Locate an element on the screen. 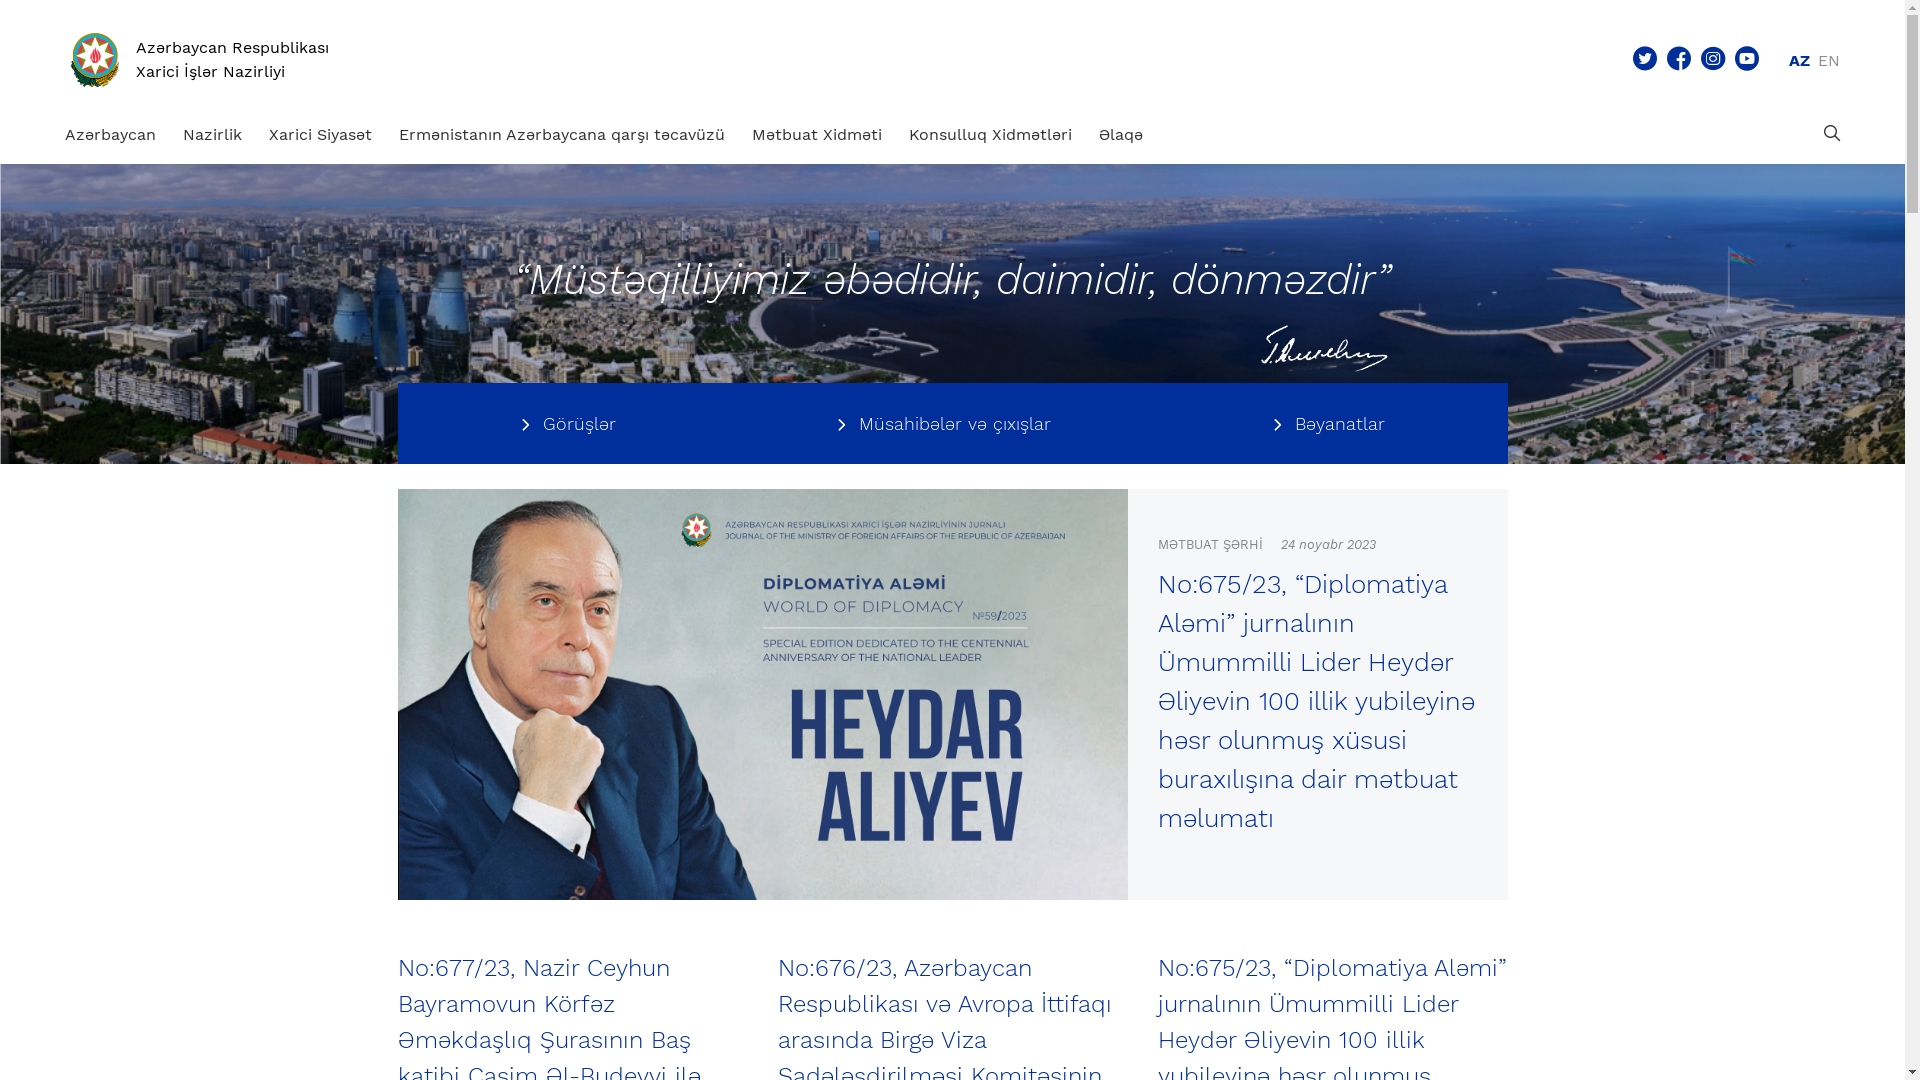  'Sosial menu - Facebook' is located at coordinates (1679, 59).